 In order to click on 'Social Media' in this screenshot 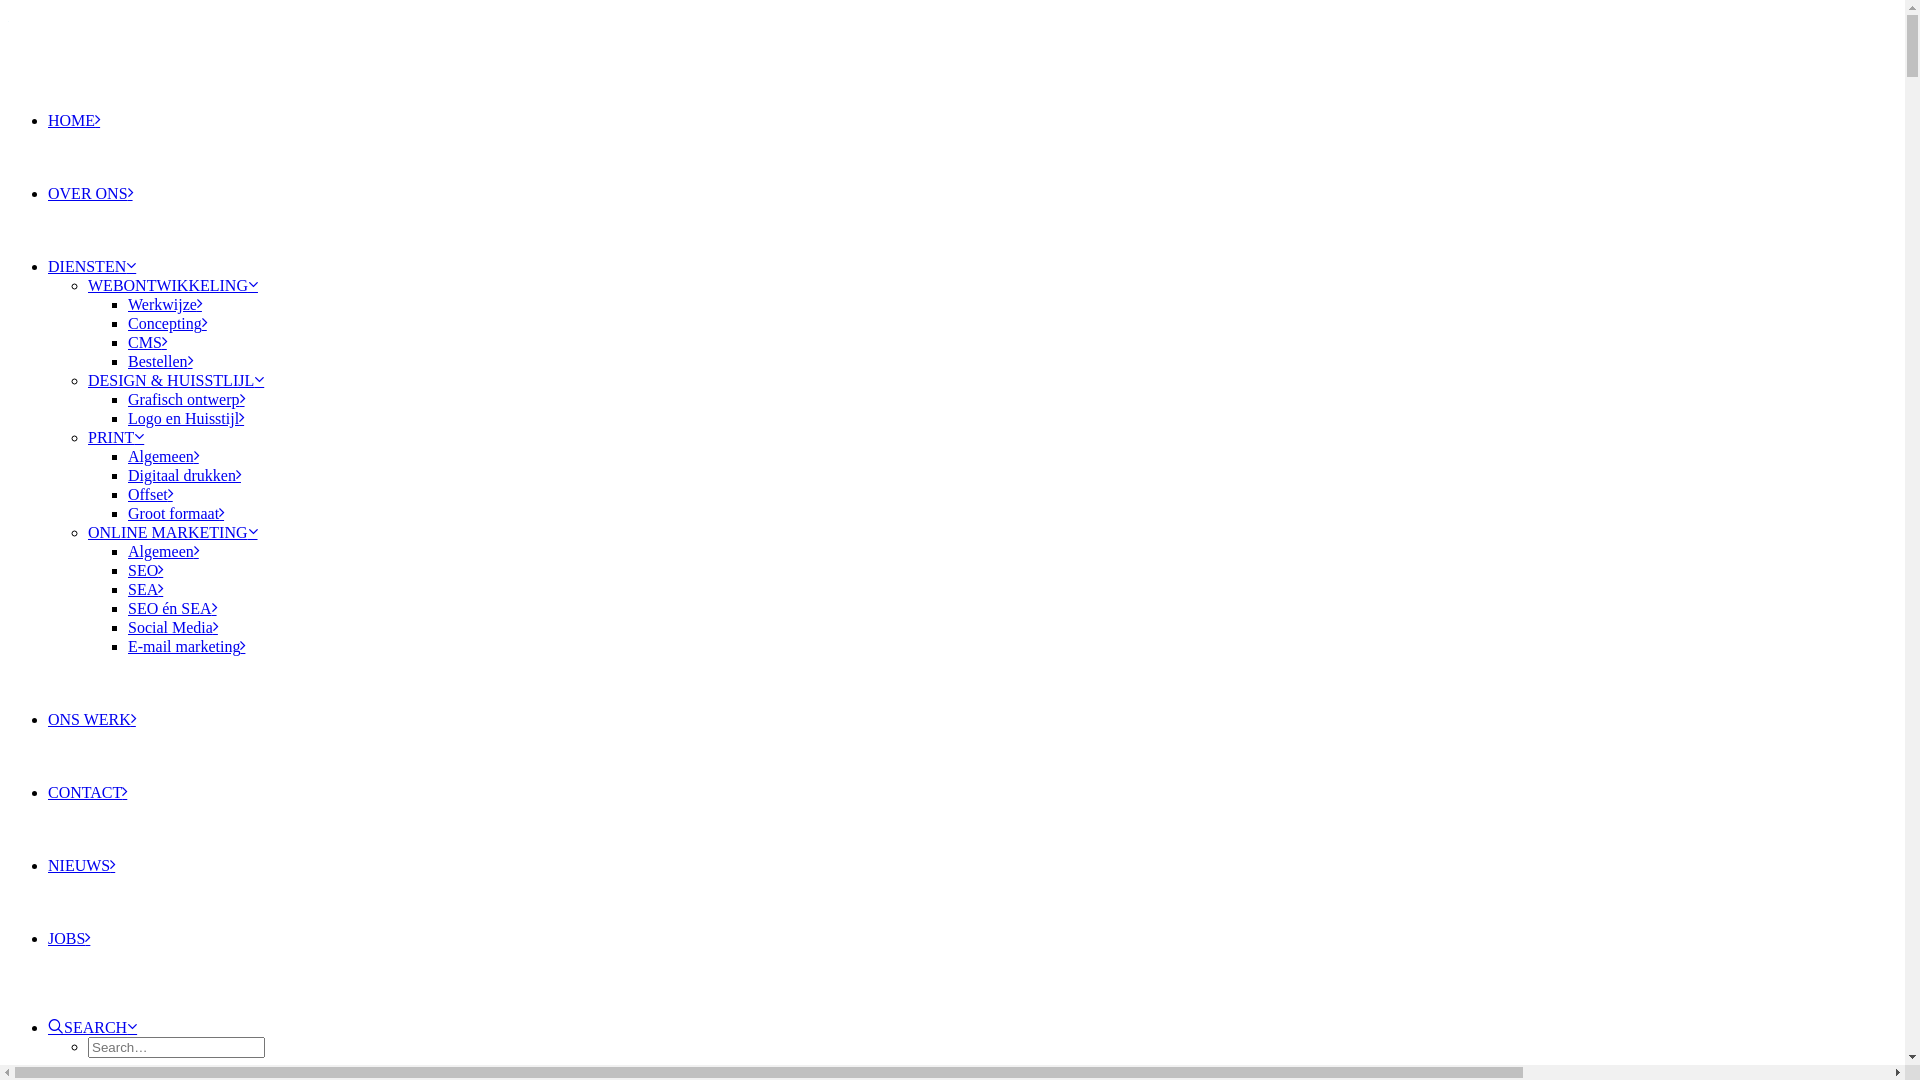, I will do `click(127, 626)`.